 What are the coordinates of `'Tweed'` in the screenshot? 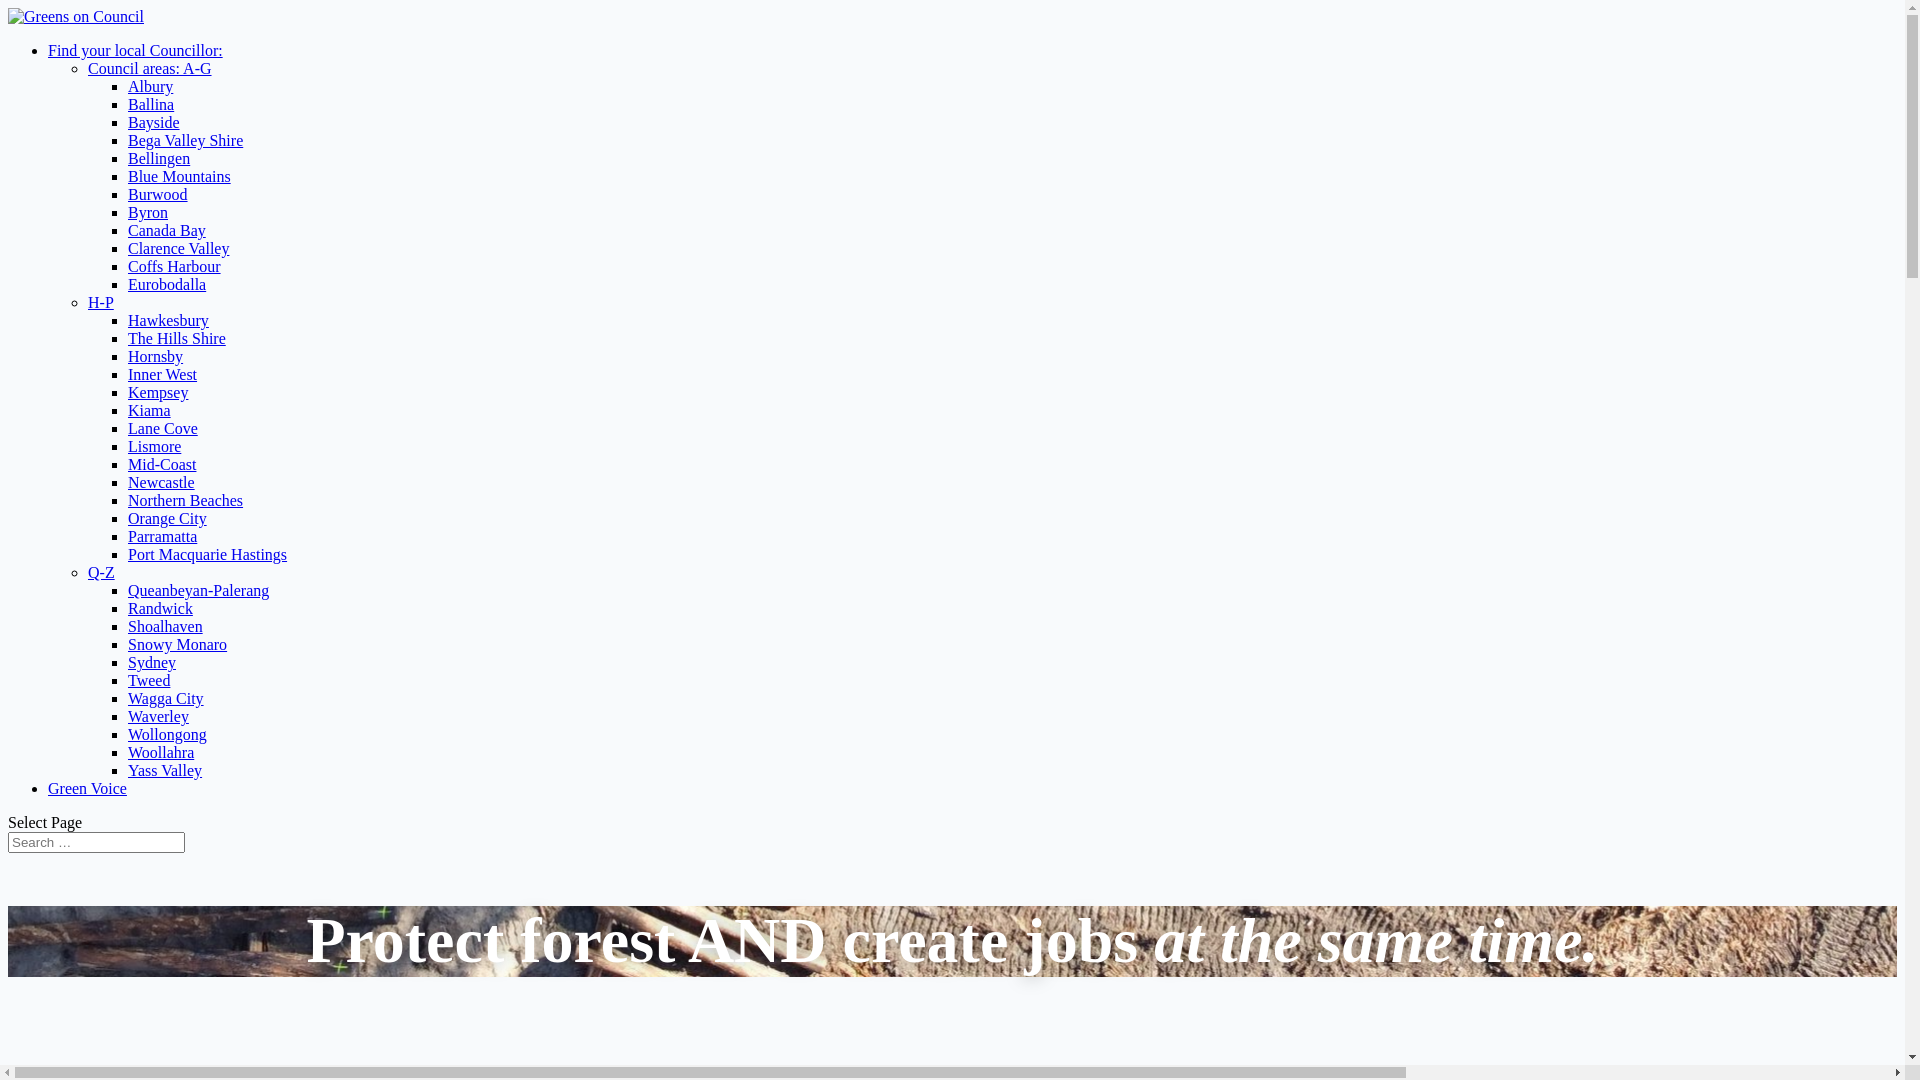 It's located at (147, 679).